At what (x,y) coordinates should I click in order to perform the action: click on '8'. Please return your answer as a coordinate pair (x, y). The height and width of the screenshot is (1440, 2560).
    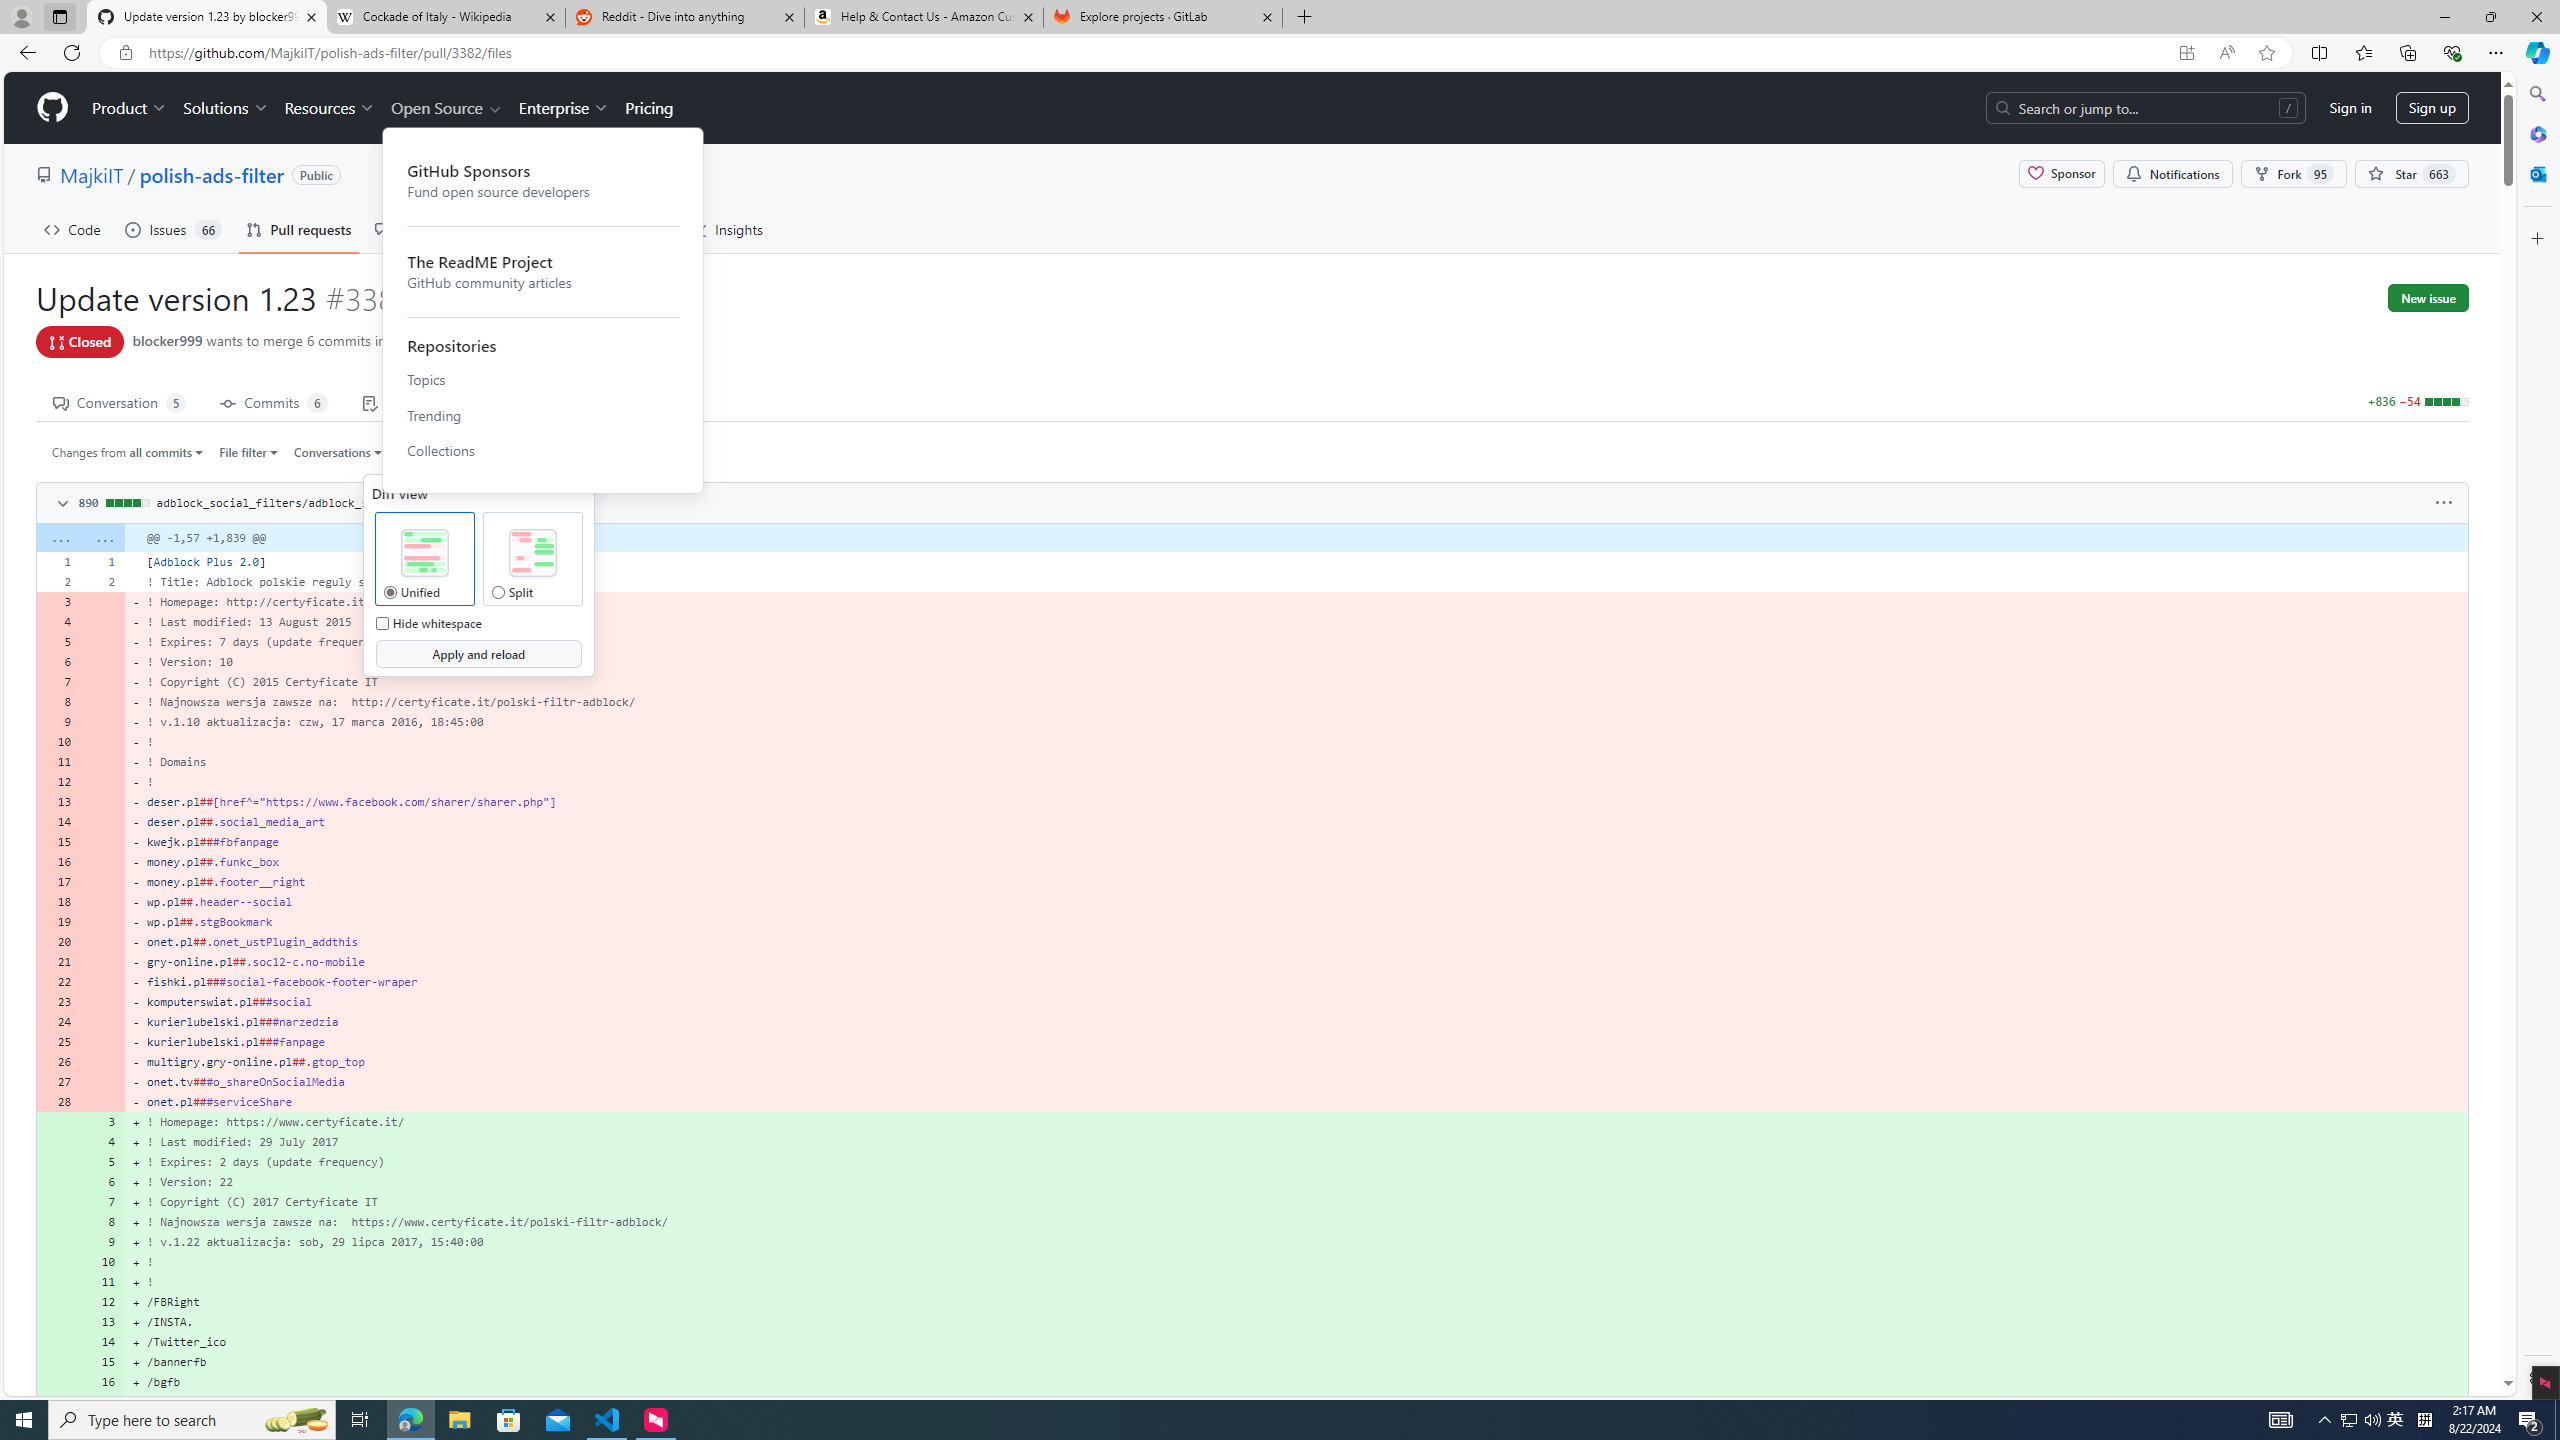
    Looking at the image, I should click on (102, 1221).